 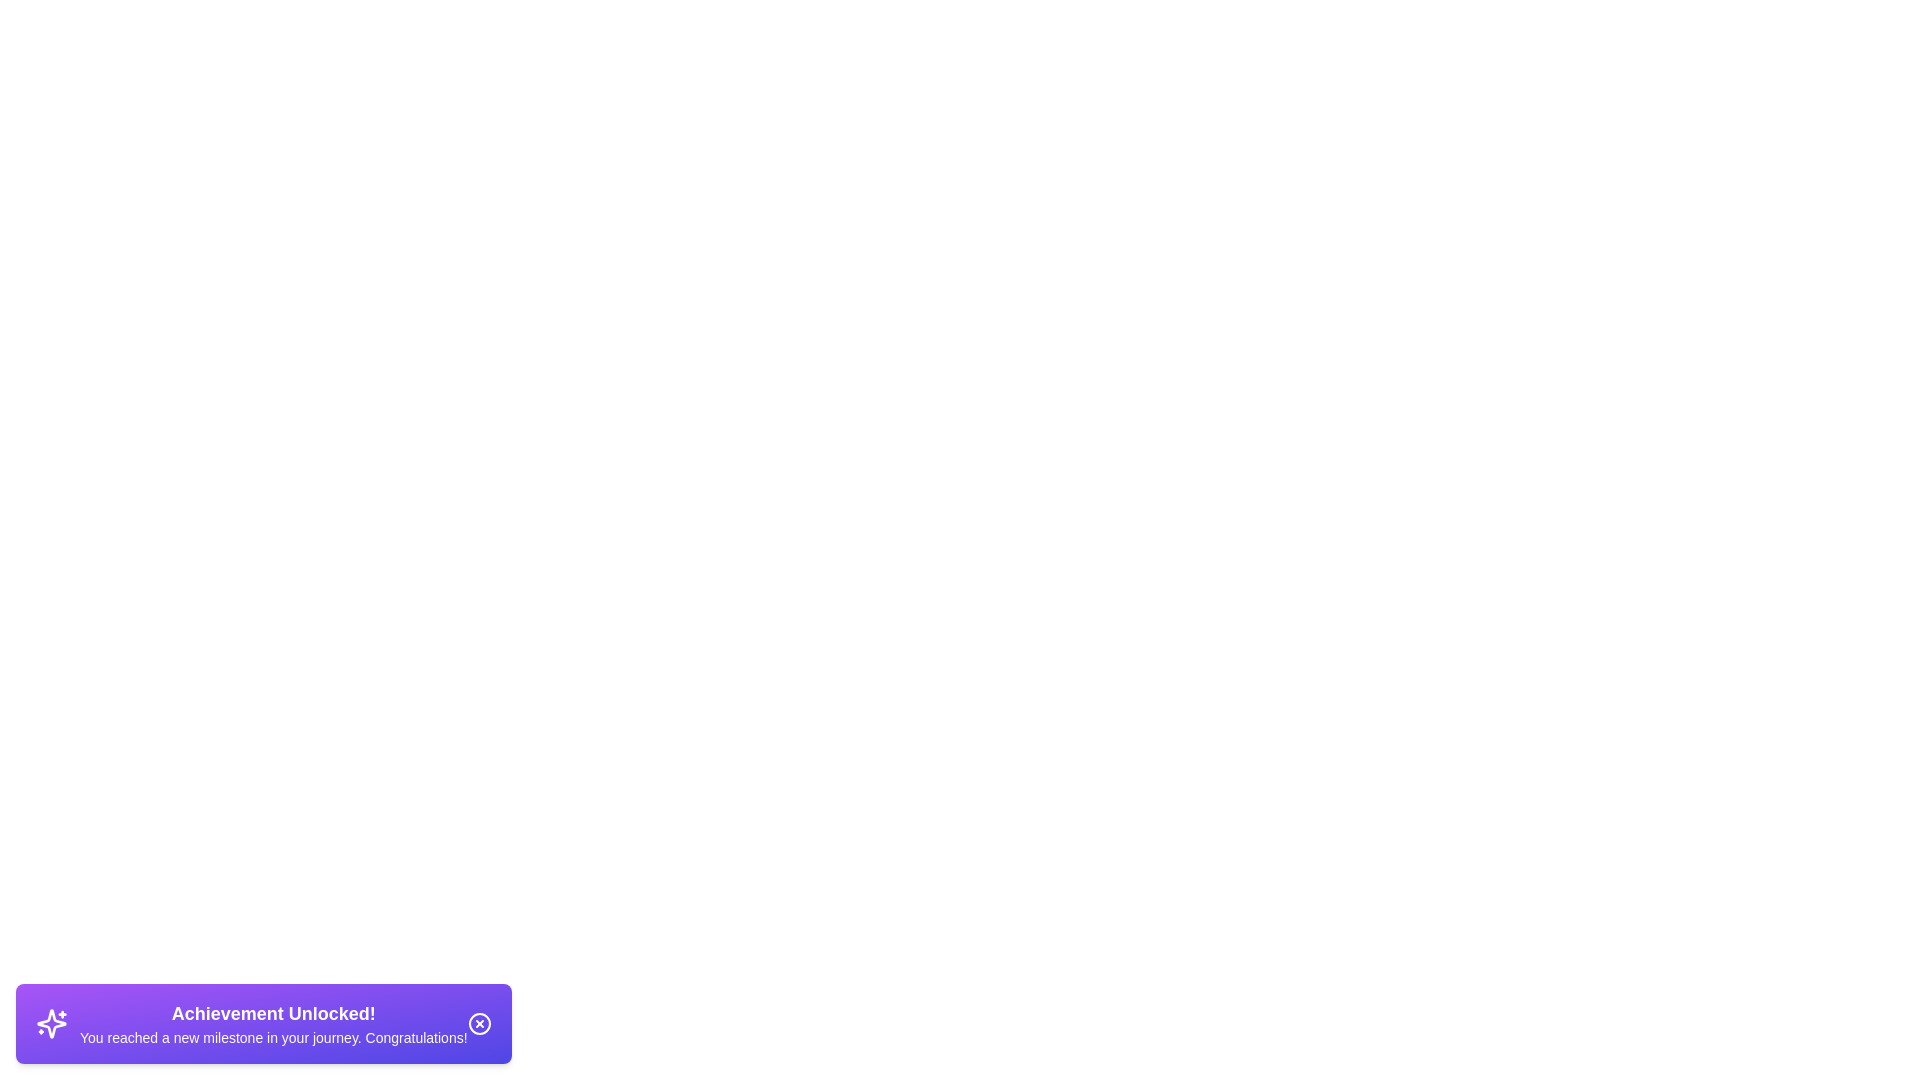 I want to click on the close button to observe hover effects, so click(x=478, y=1023).